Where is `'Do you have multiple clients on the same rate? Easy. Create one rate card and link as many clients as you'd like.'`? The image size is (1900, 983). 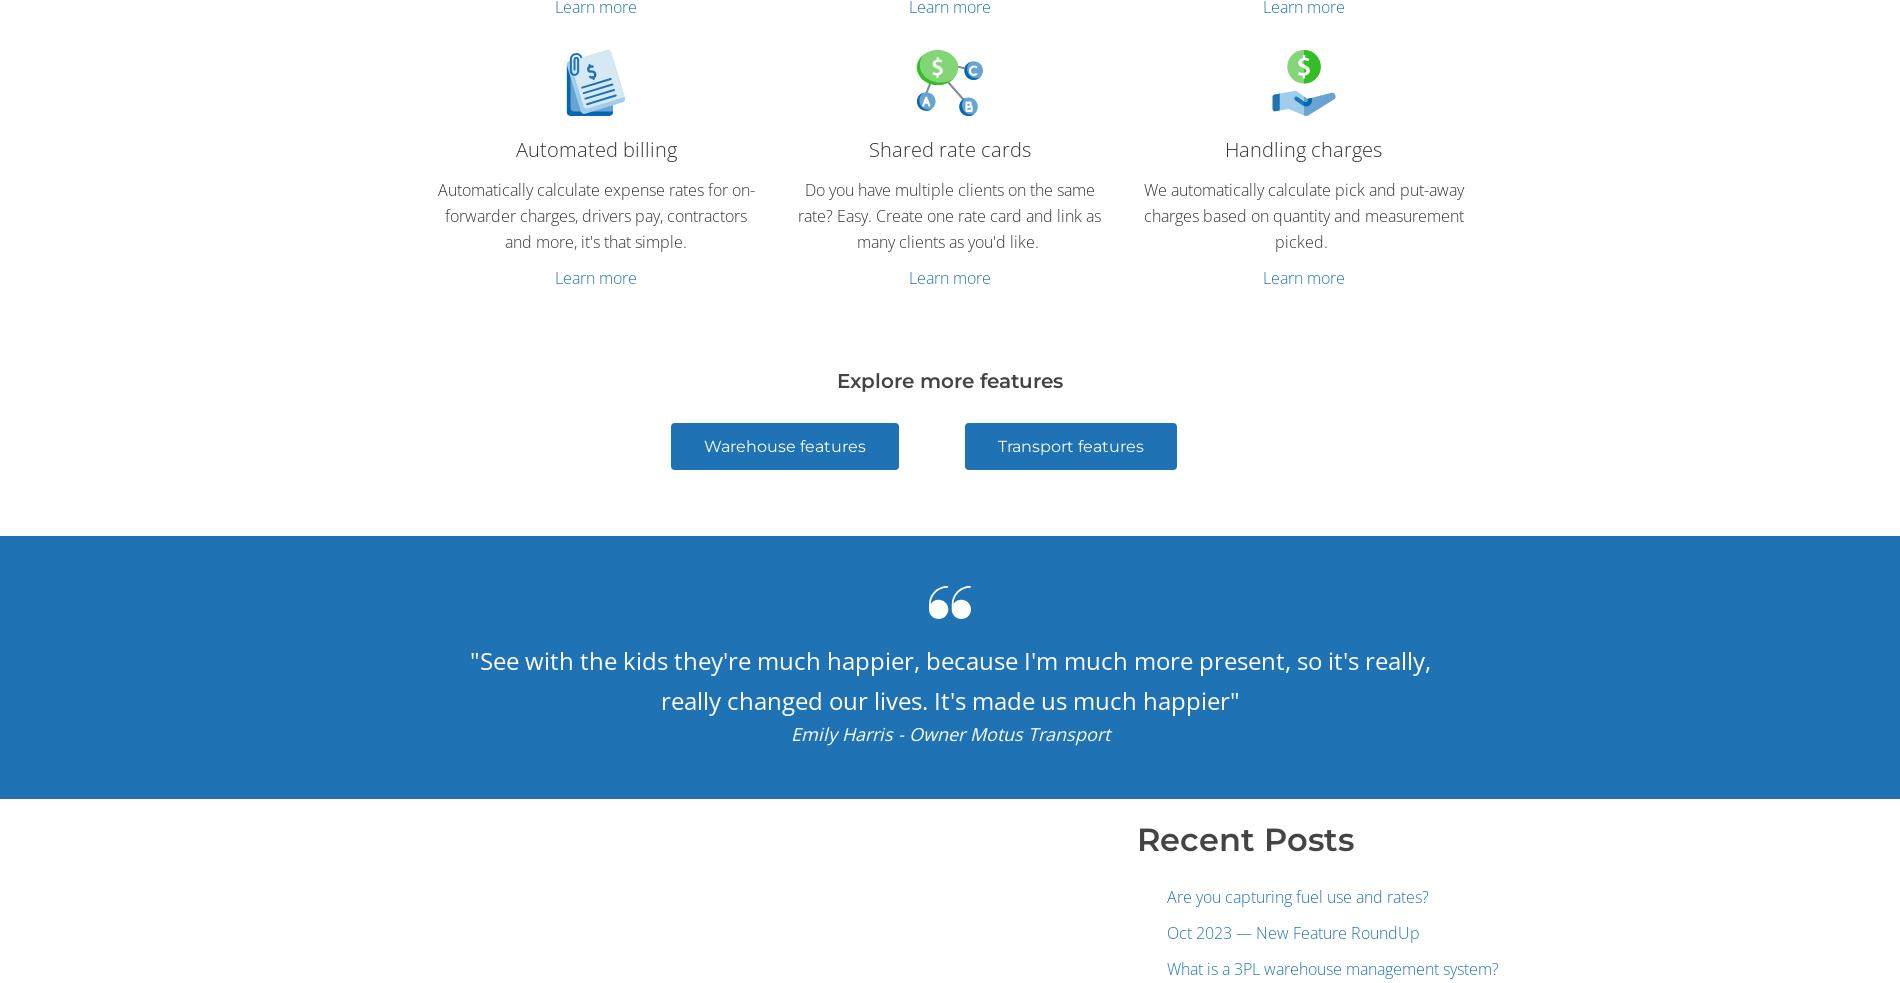 'Do you have multiple clients on the same rate? Easy. Create one rate card and link as many clients as you'd like.' is located at coordinates (797, 215).